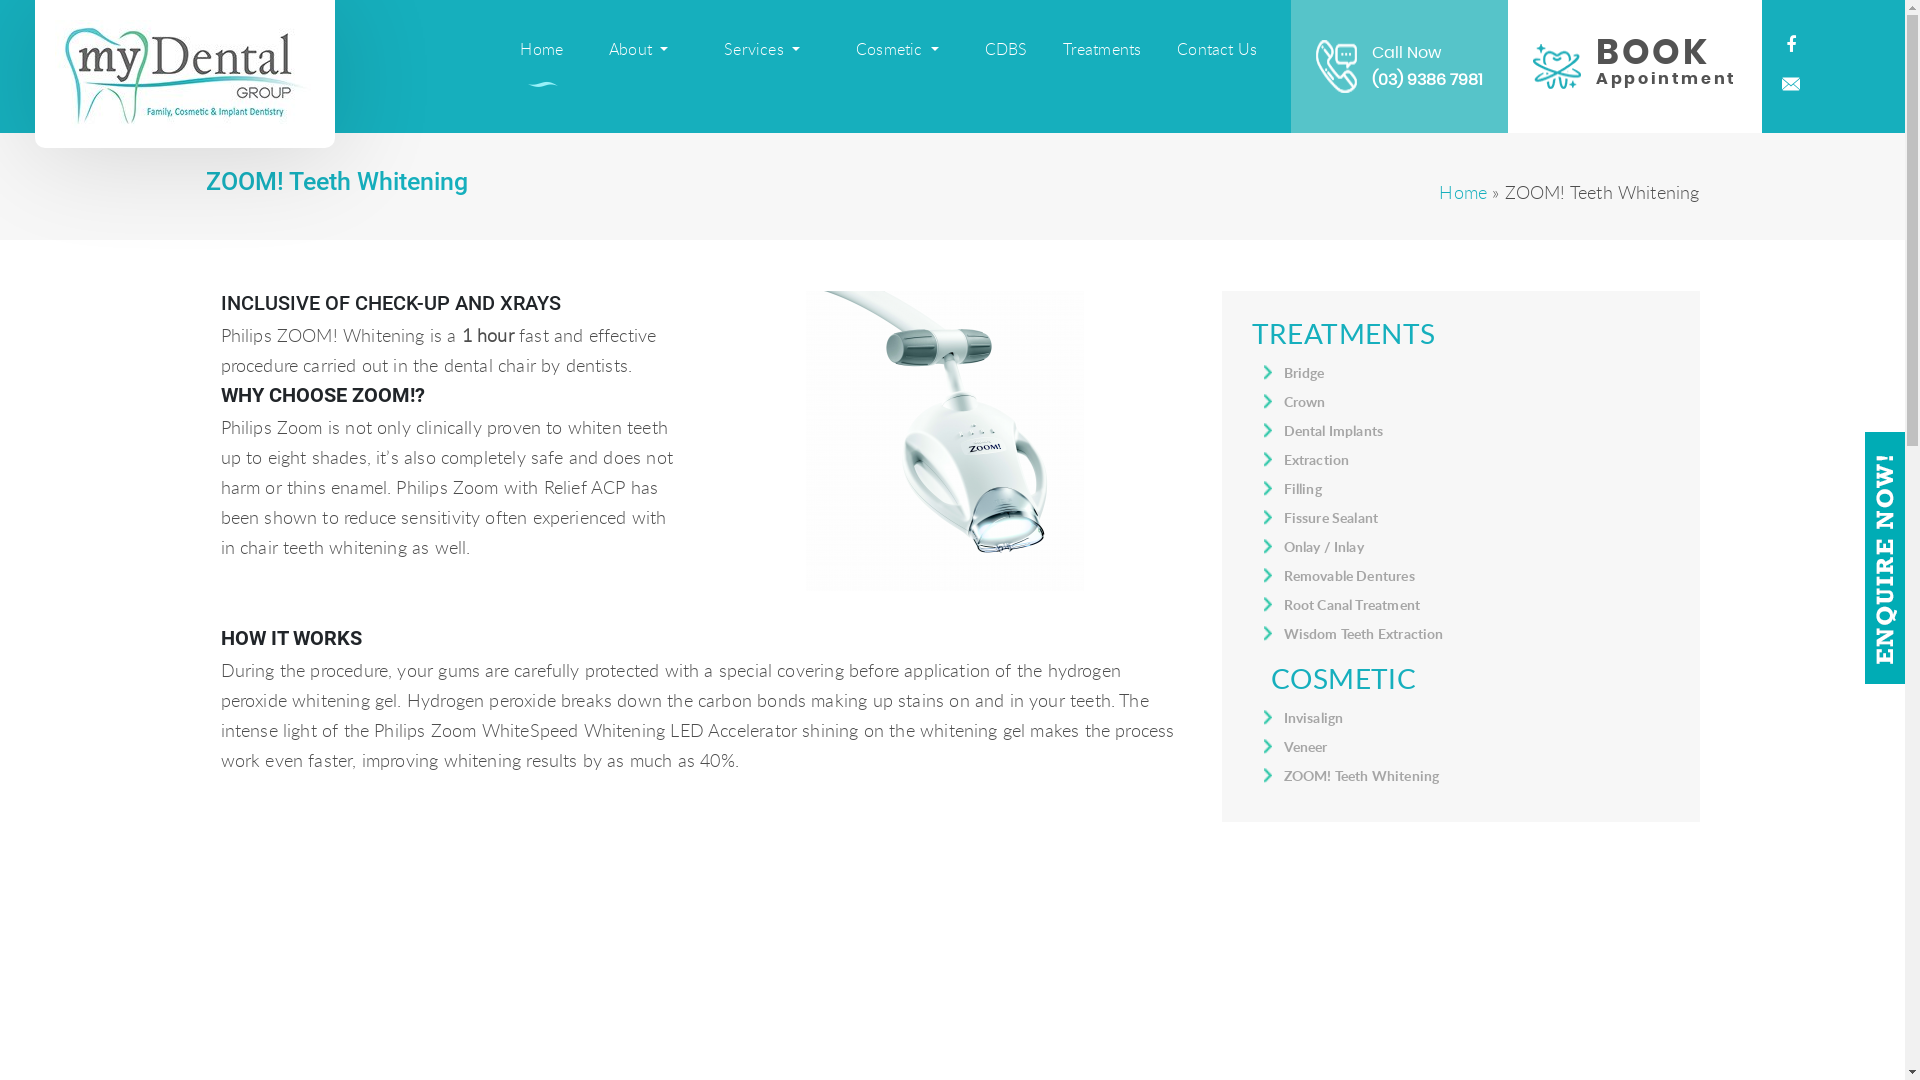 The image size is (1920, 1080). What do you see at coordinates (185, 72) in the screenshot?
I see `'Brunswick Dentists - My Dental Group'` at bounding box center [185, 72].